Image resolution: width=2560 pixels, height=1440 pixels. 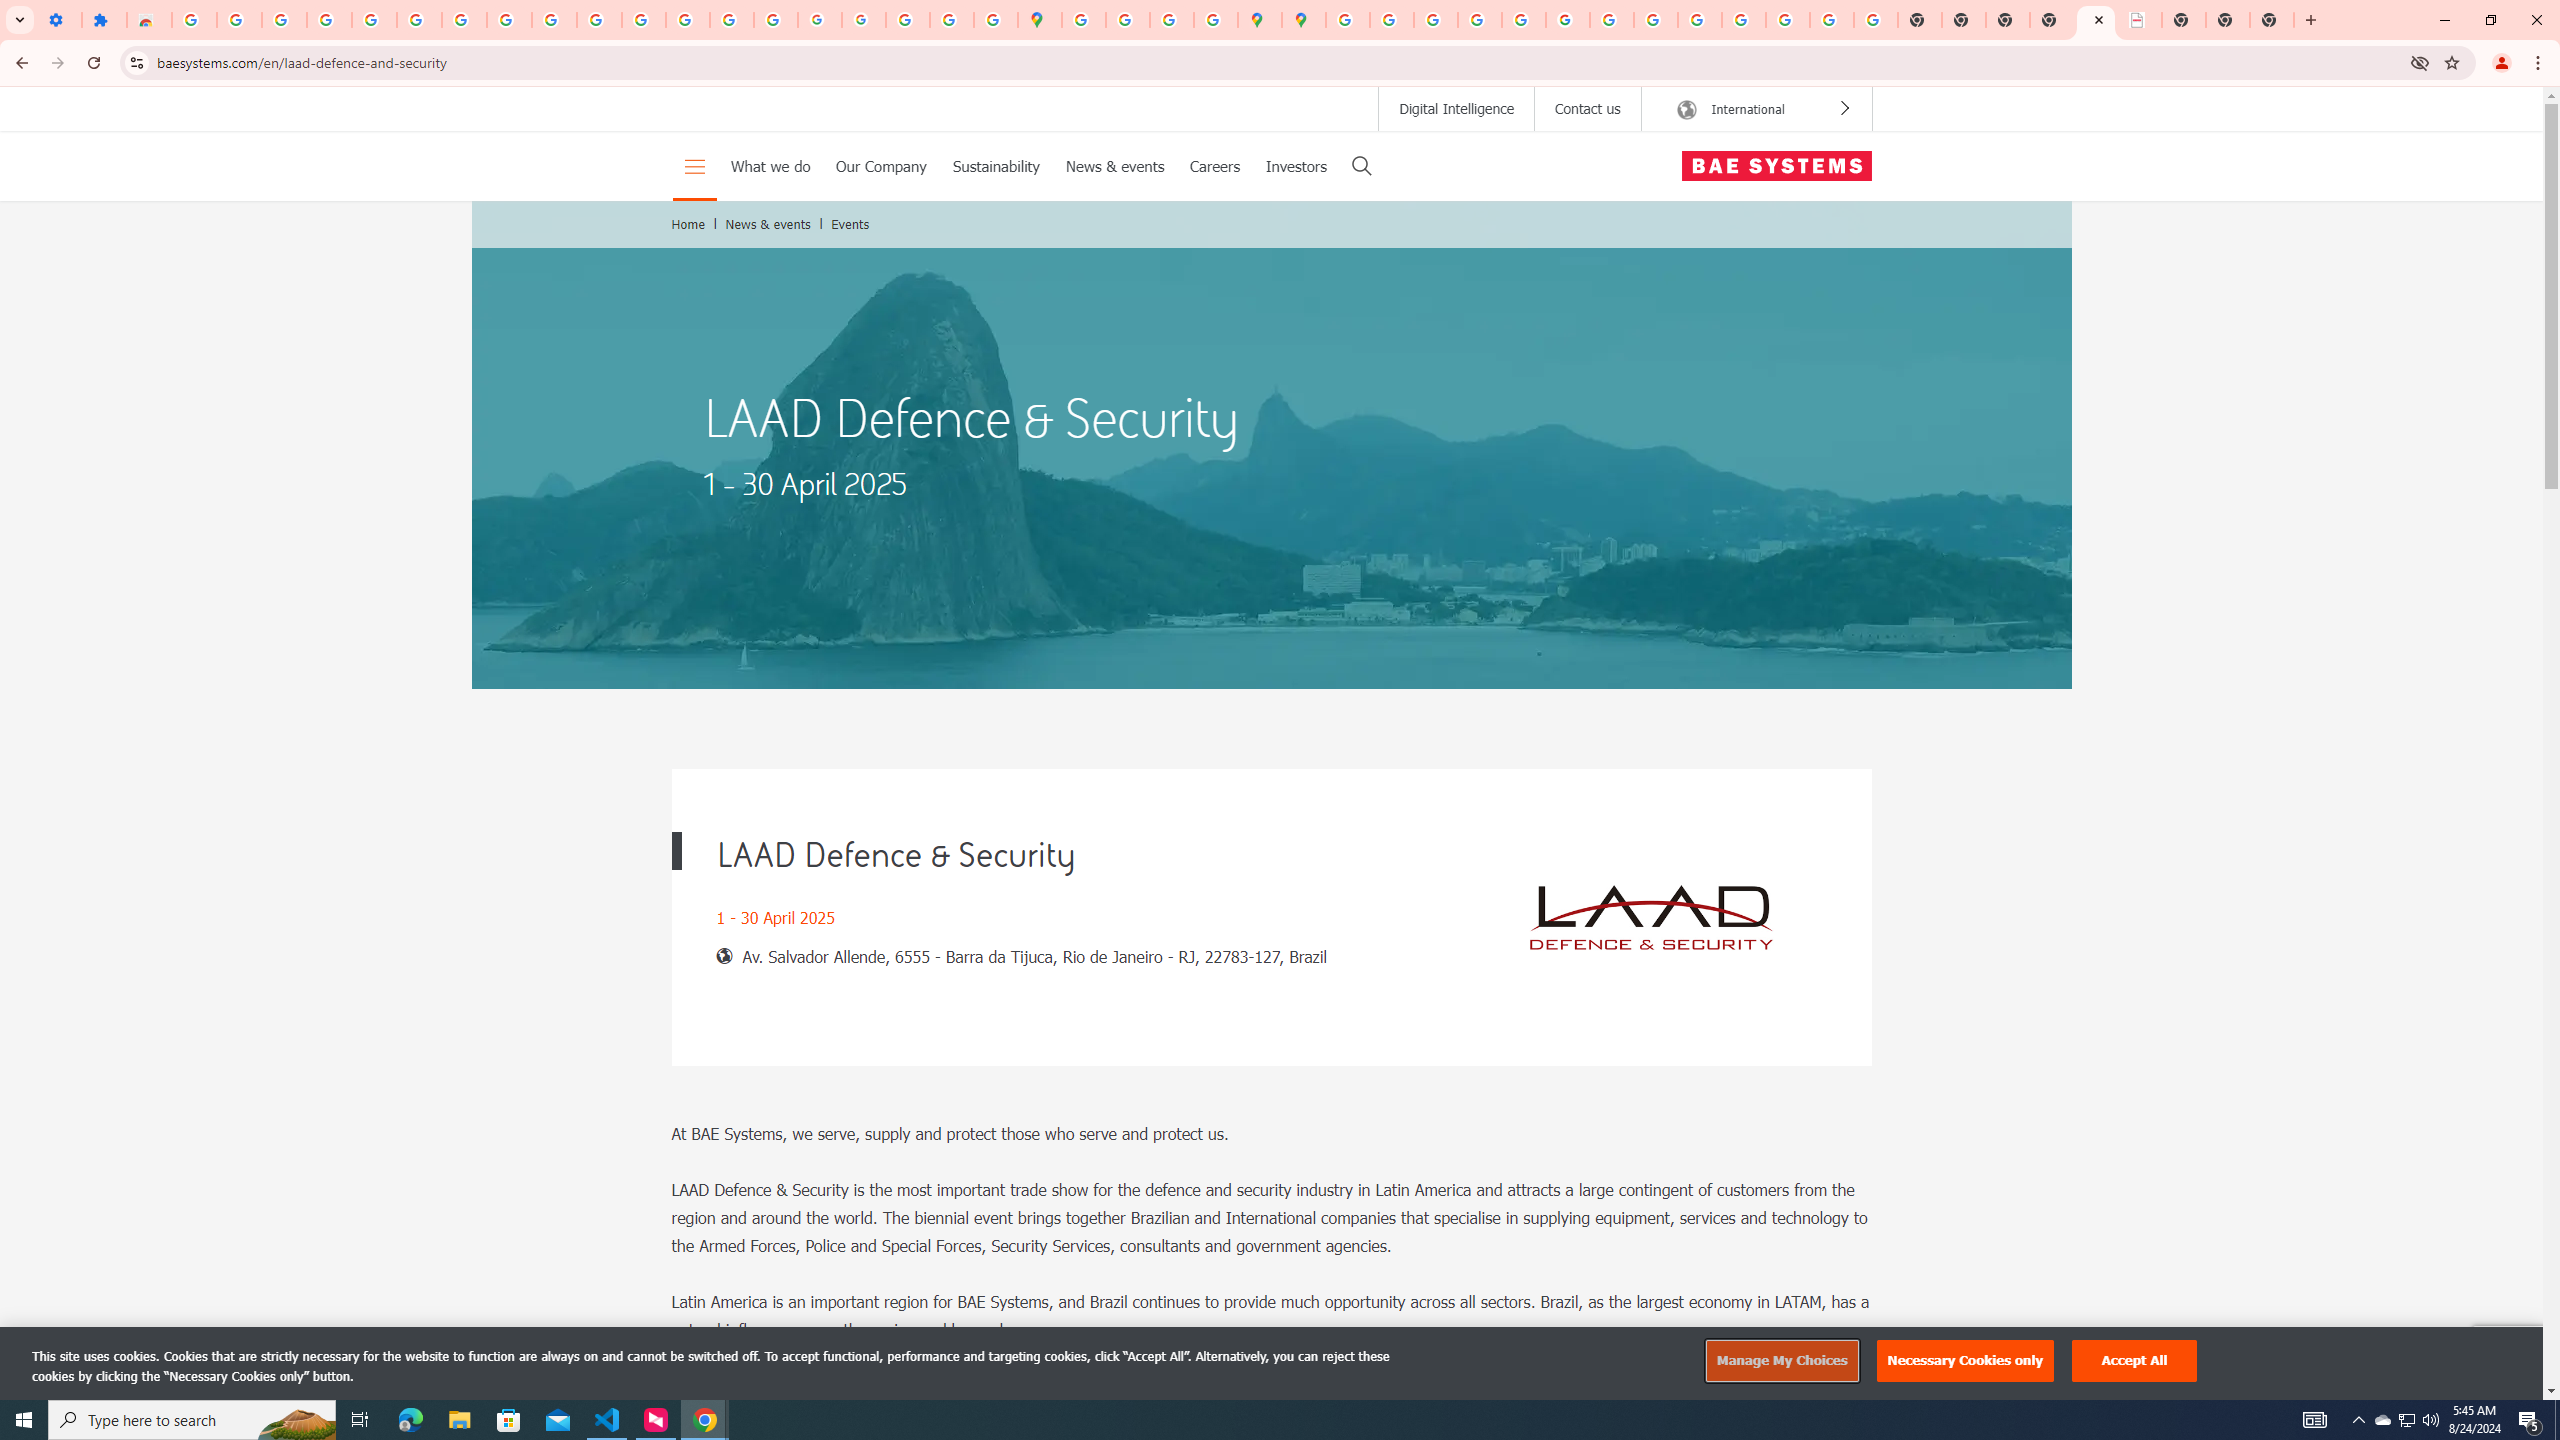 I want to click on 'YouTube', so click(x=1611, y=19).